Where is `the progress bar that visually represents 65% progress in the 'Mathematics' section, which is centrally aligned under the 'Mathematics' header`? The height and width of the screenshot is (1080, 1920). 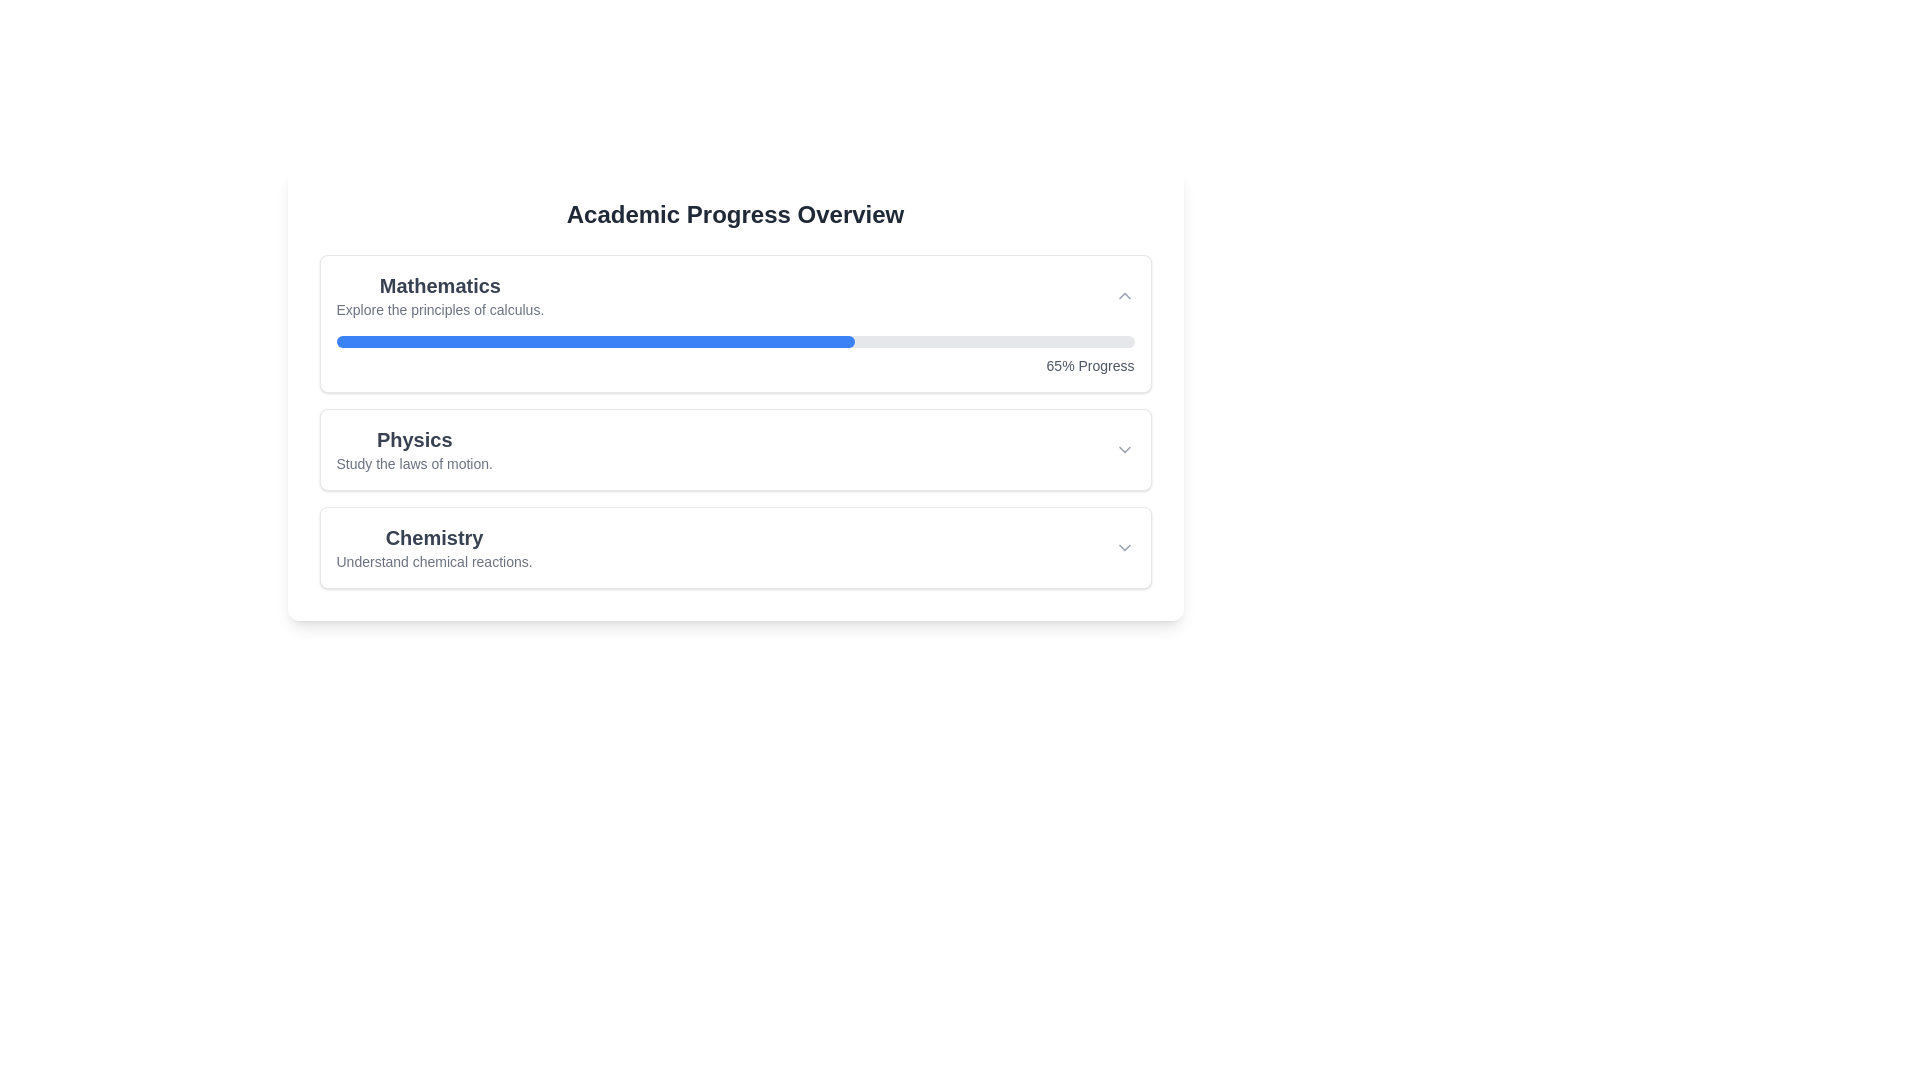
the progress bar that visually represents 65% progress in the 'Mathematics' section, which is centrally aligned under the 'Mathematics' header is located at coordinates (594, 341).